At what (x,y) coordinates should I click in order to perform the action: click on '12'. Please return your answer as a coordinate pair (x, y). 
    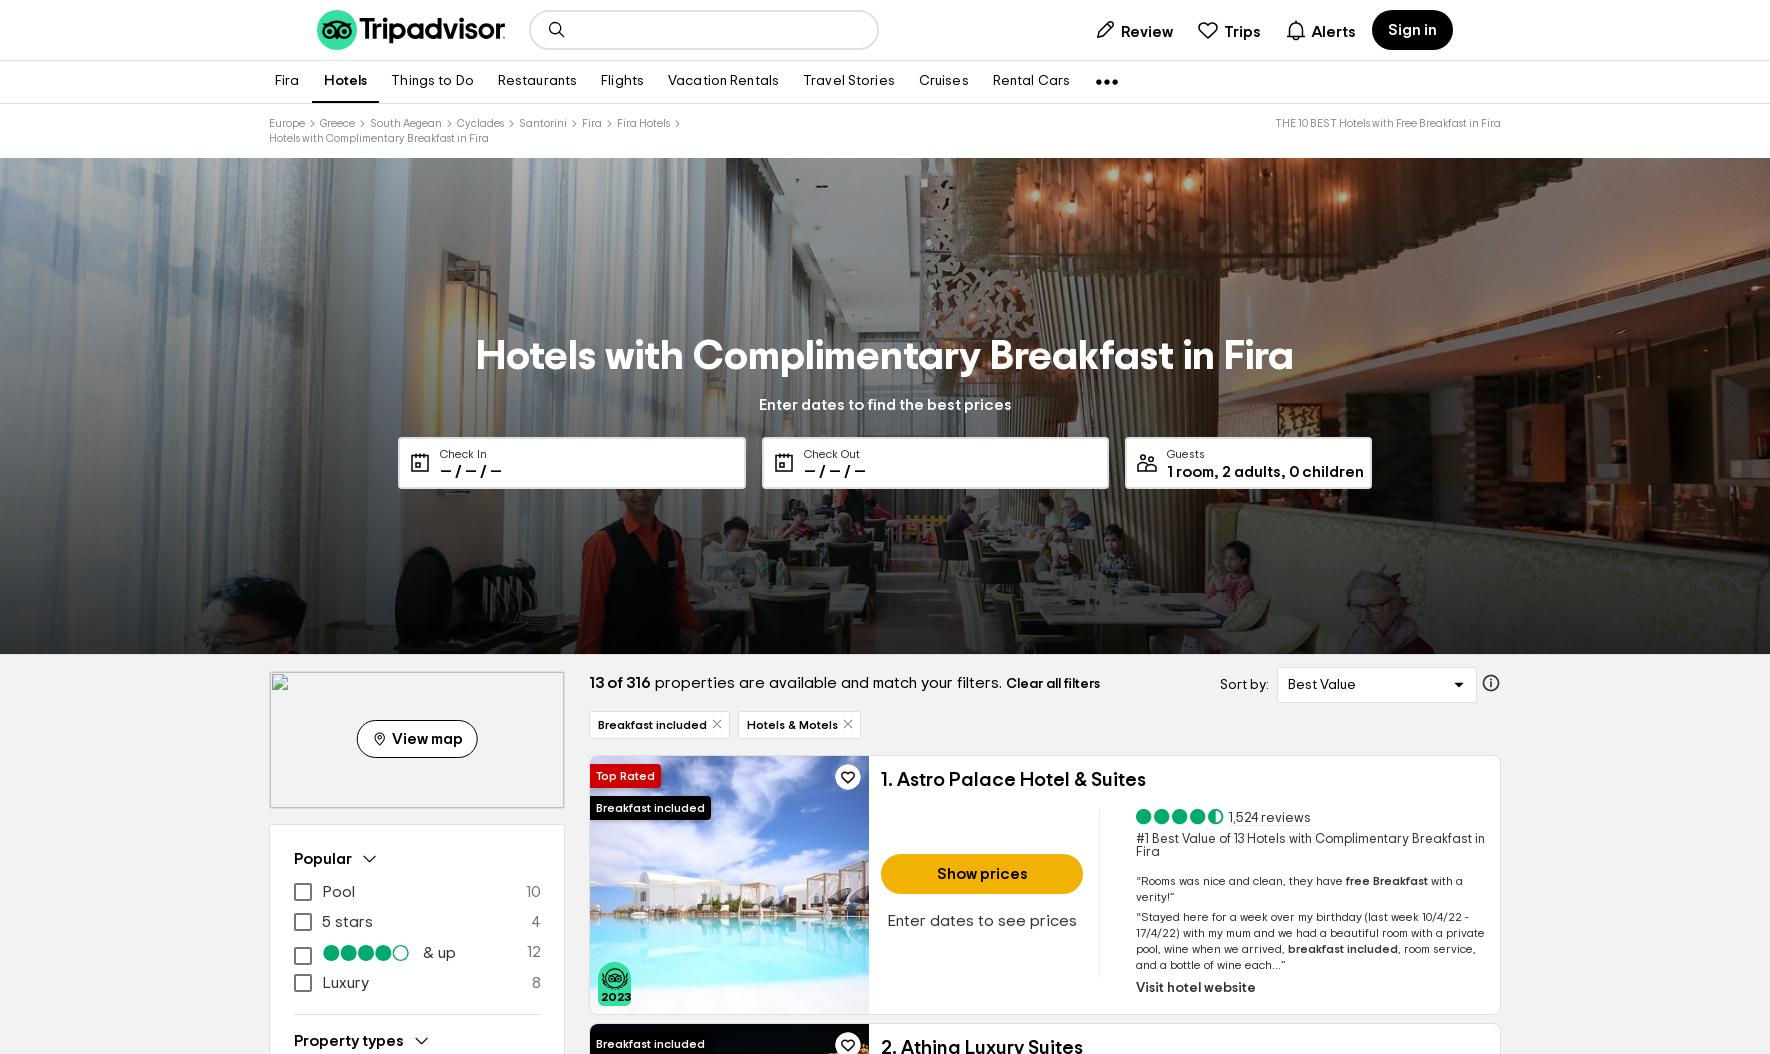
    Looking at the image, I should click on (534, 951).